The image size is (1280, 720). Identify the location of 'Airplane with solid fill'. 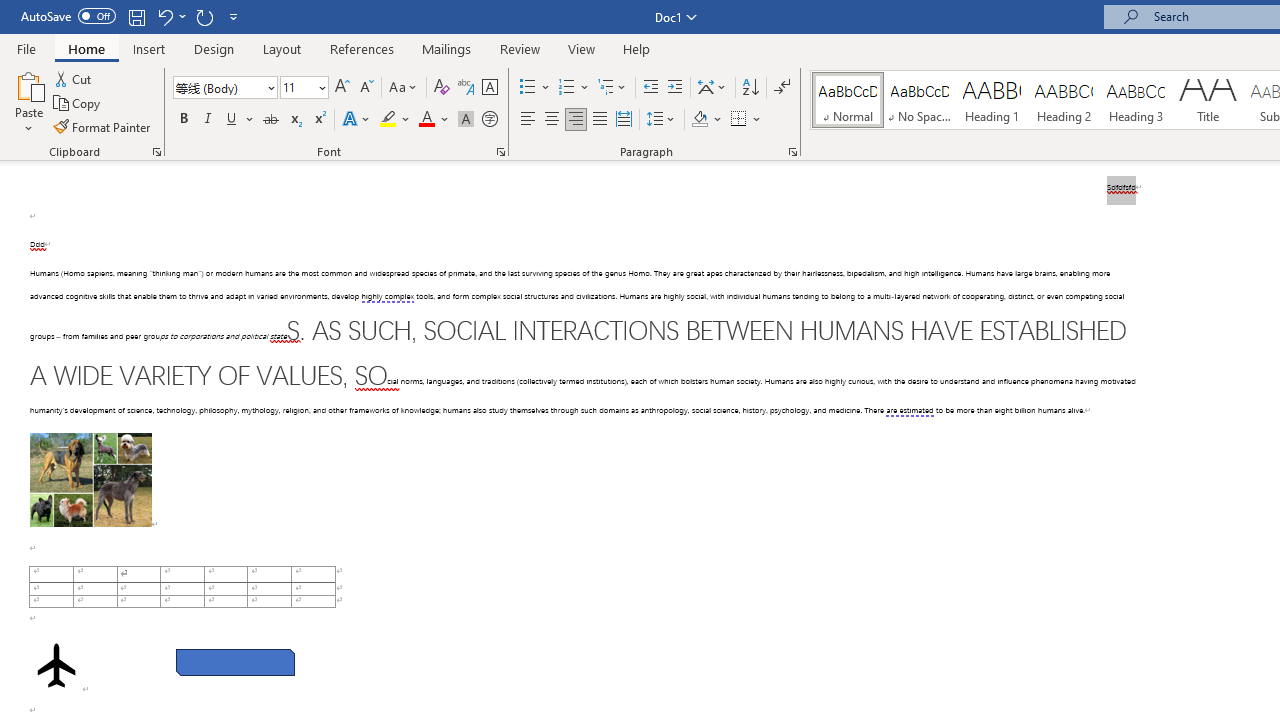
(56, 665).